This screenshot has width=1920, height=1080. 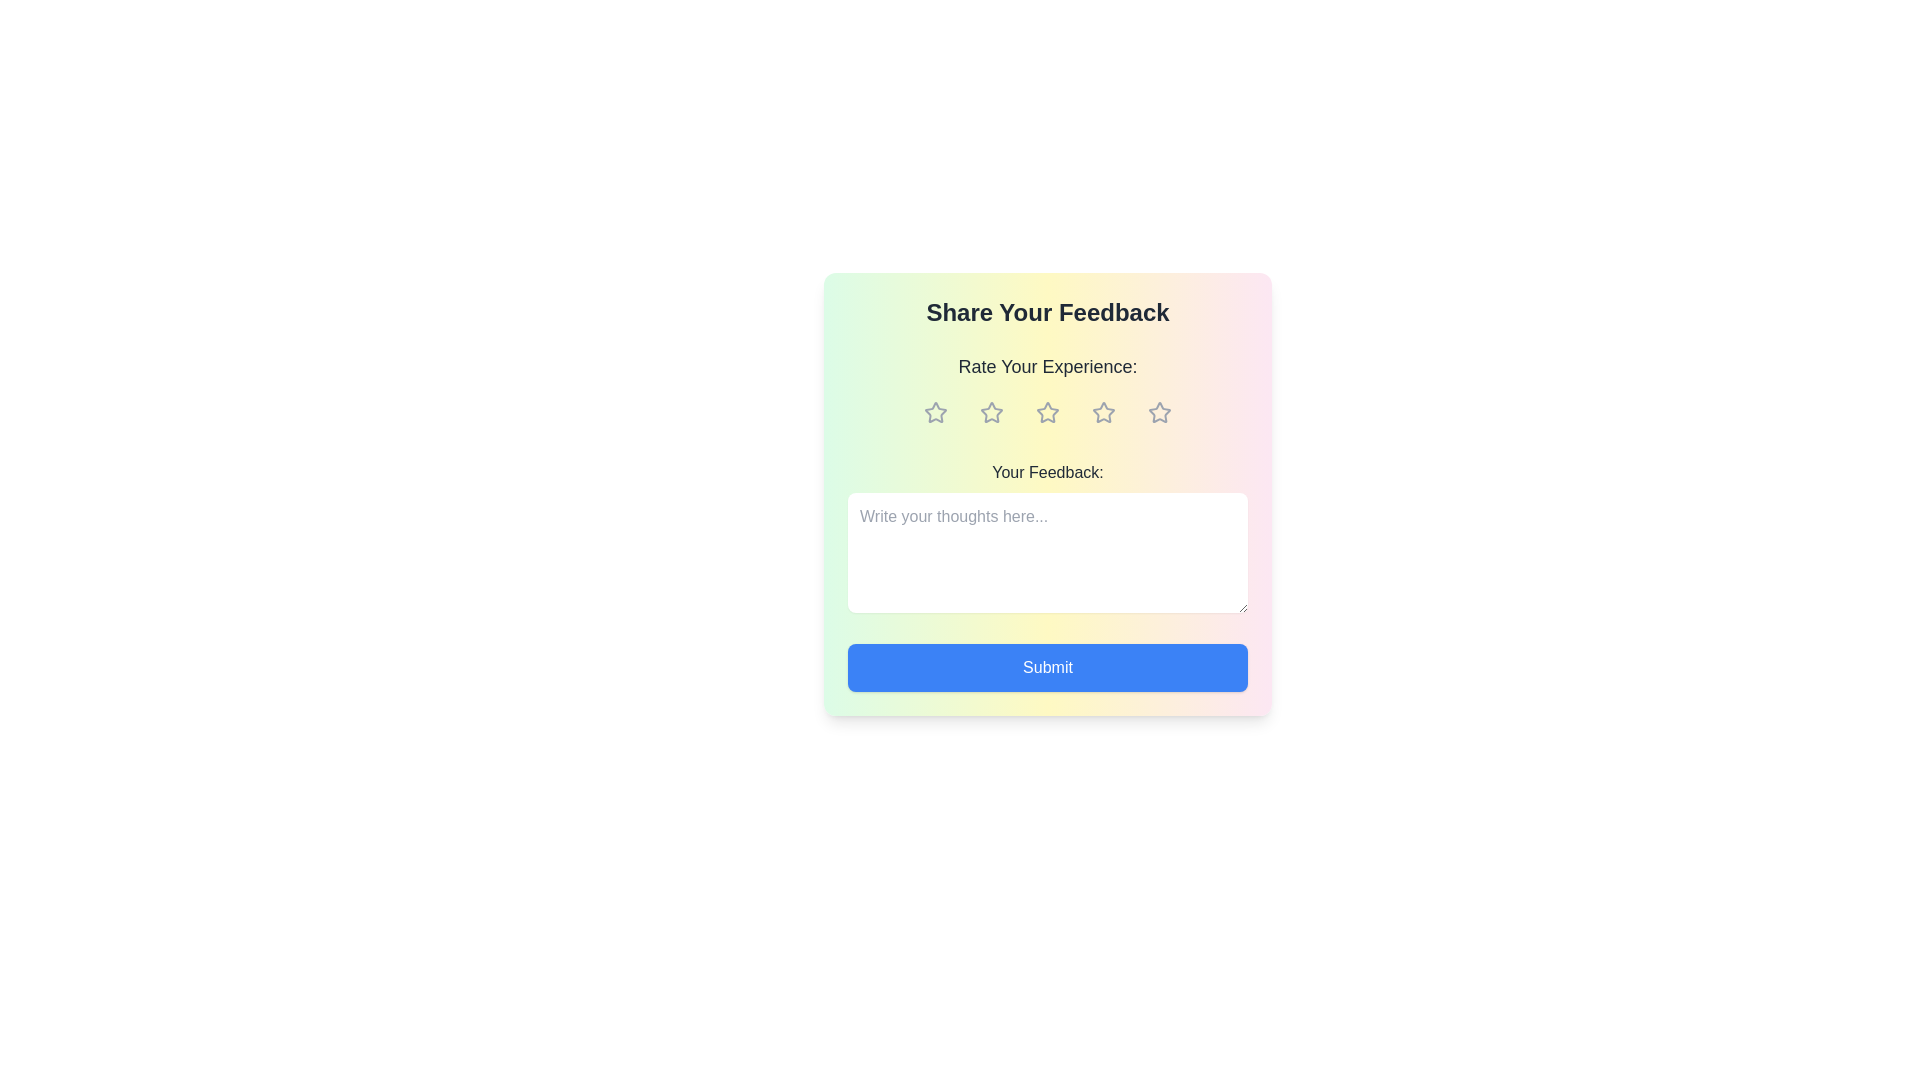 What do you see at coordinates (1046, 667) in the screenshot?
I see `the submit button located at the bottom of the feedback form` at bounding box center [1046, 667].